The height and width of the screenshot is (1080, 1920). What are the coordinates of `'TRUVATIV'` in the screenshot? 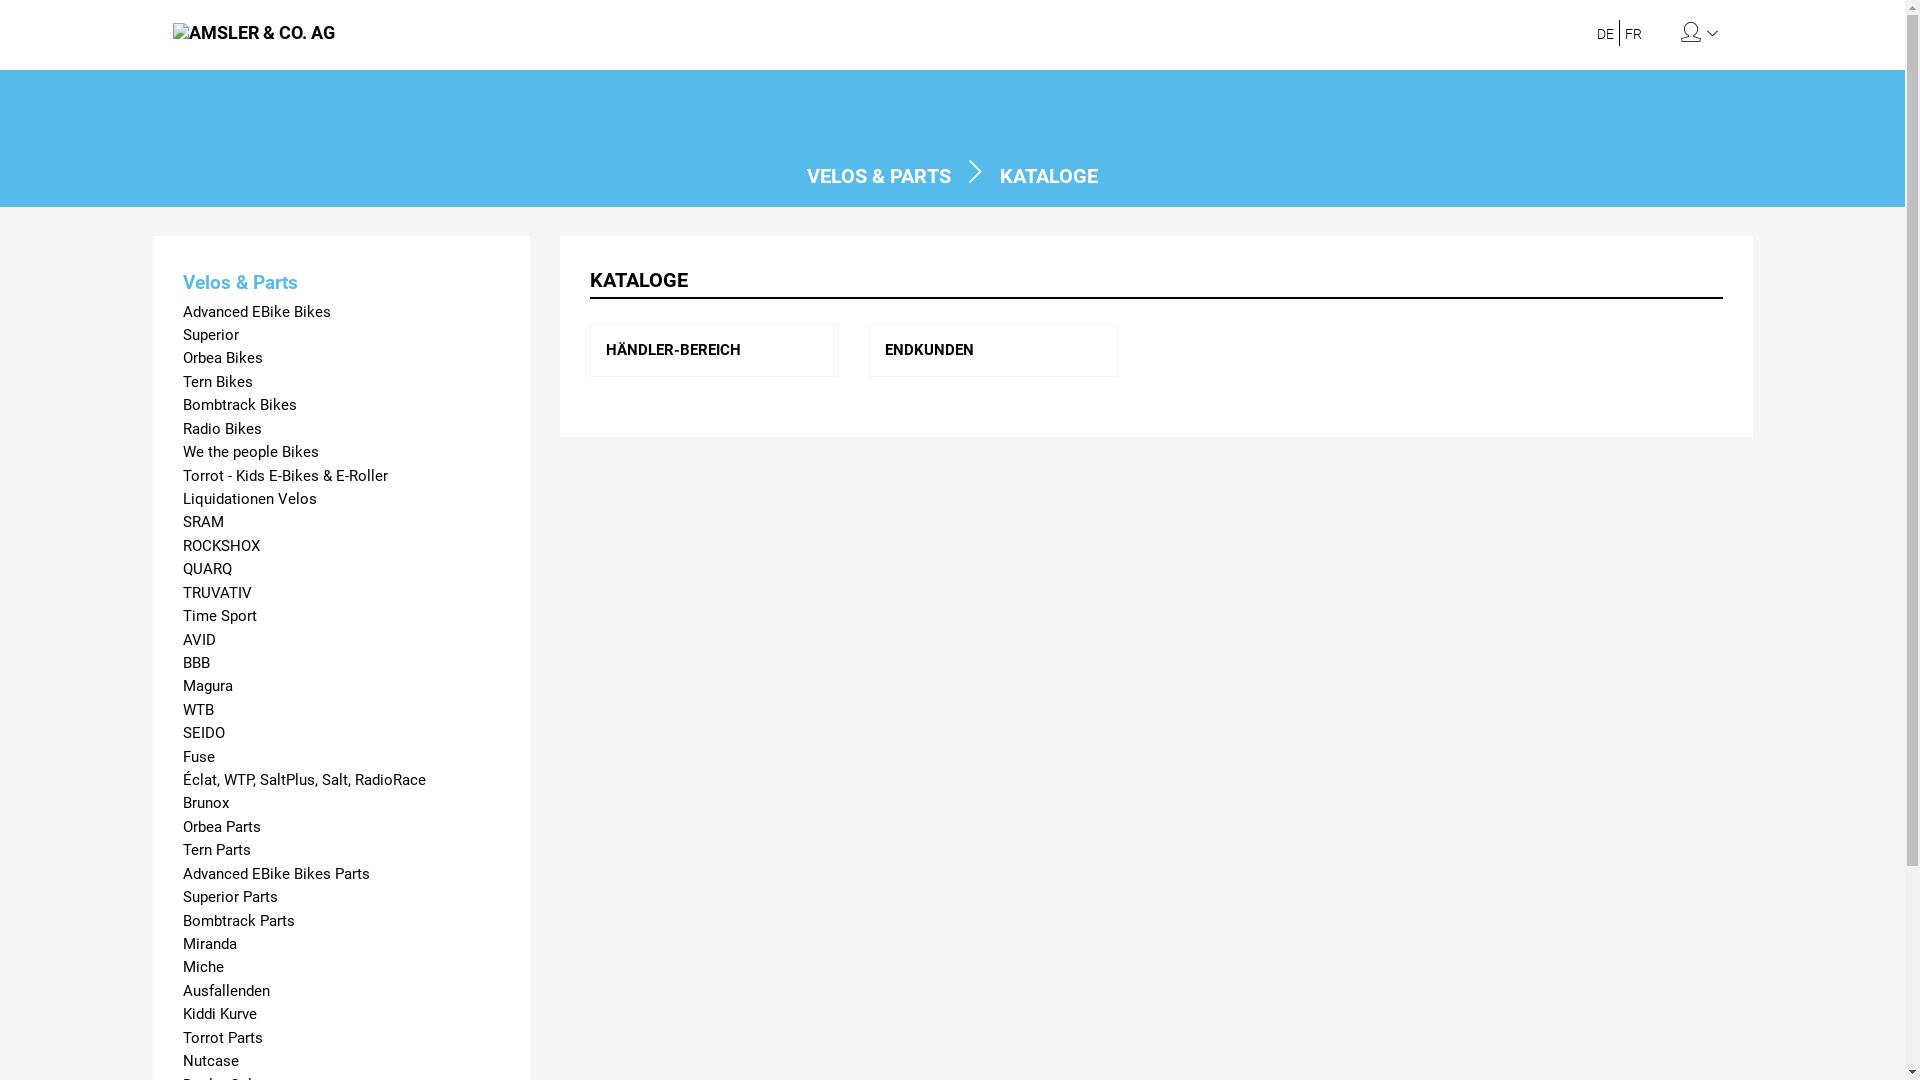 It's located at (340, 592).